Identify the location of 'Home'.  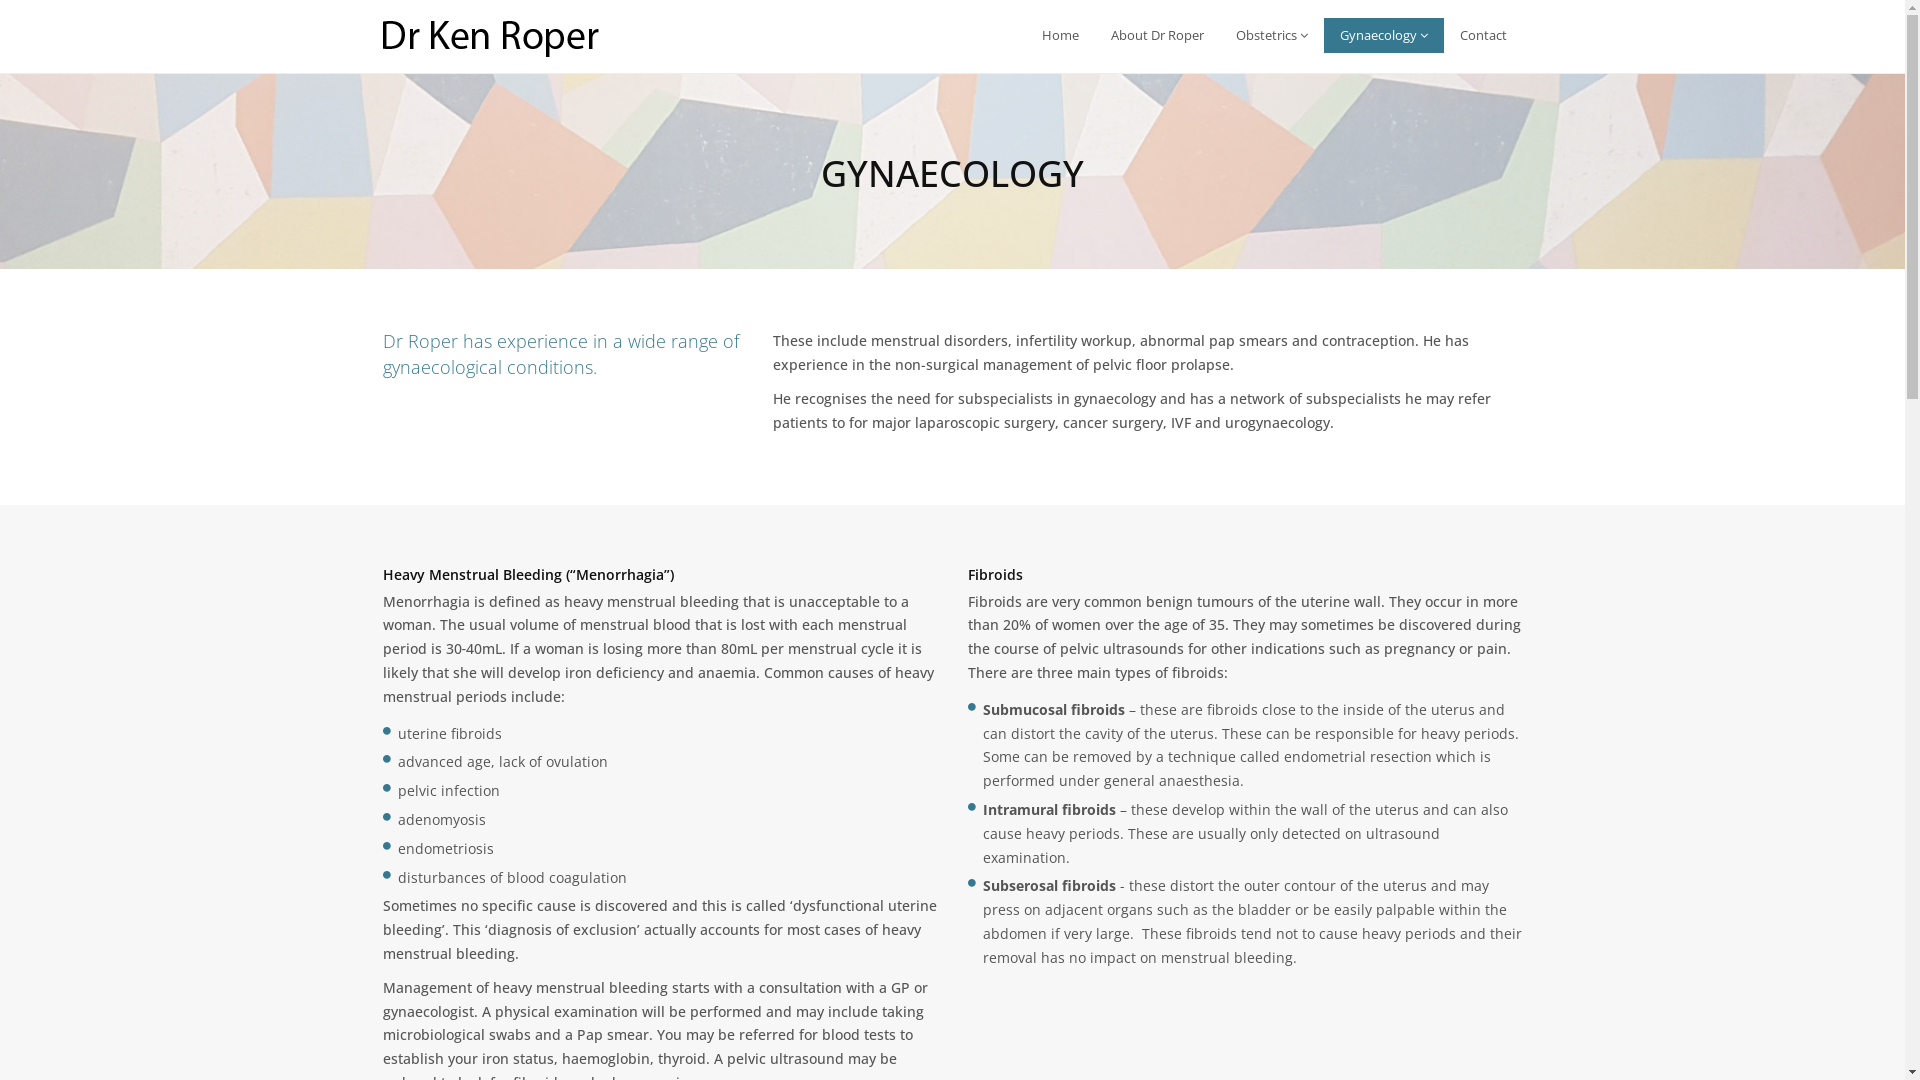
(1026, 35).